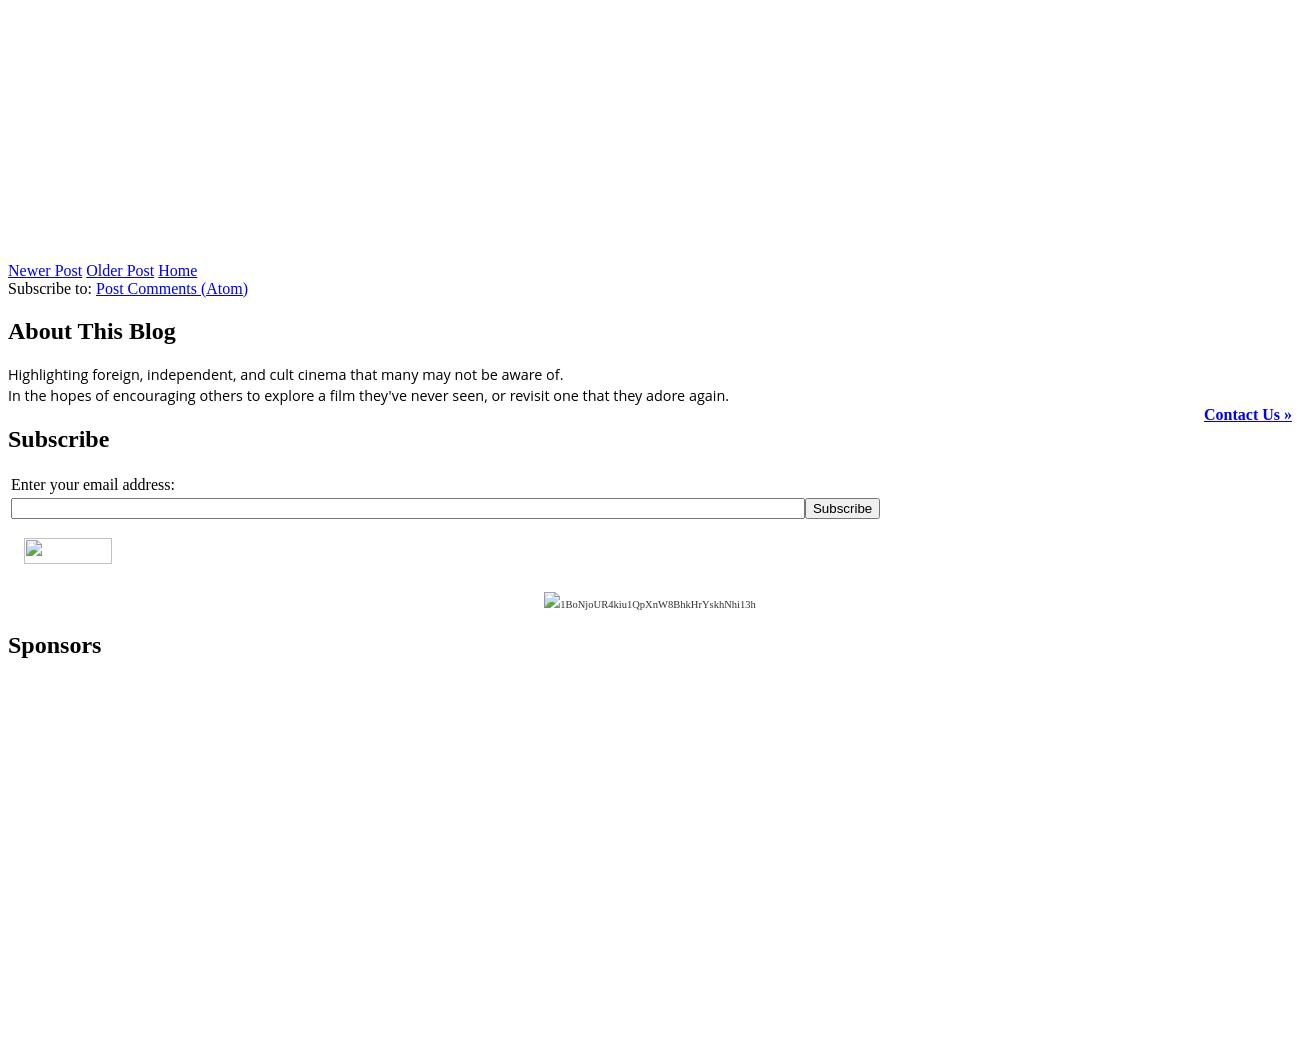  I want to click on 'Home', so click(177, 268).